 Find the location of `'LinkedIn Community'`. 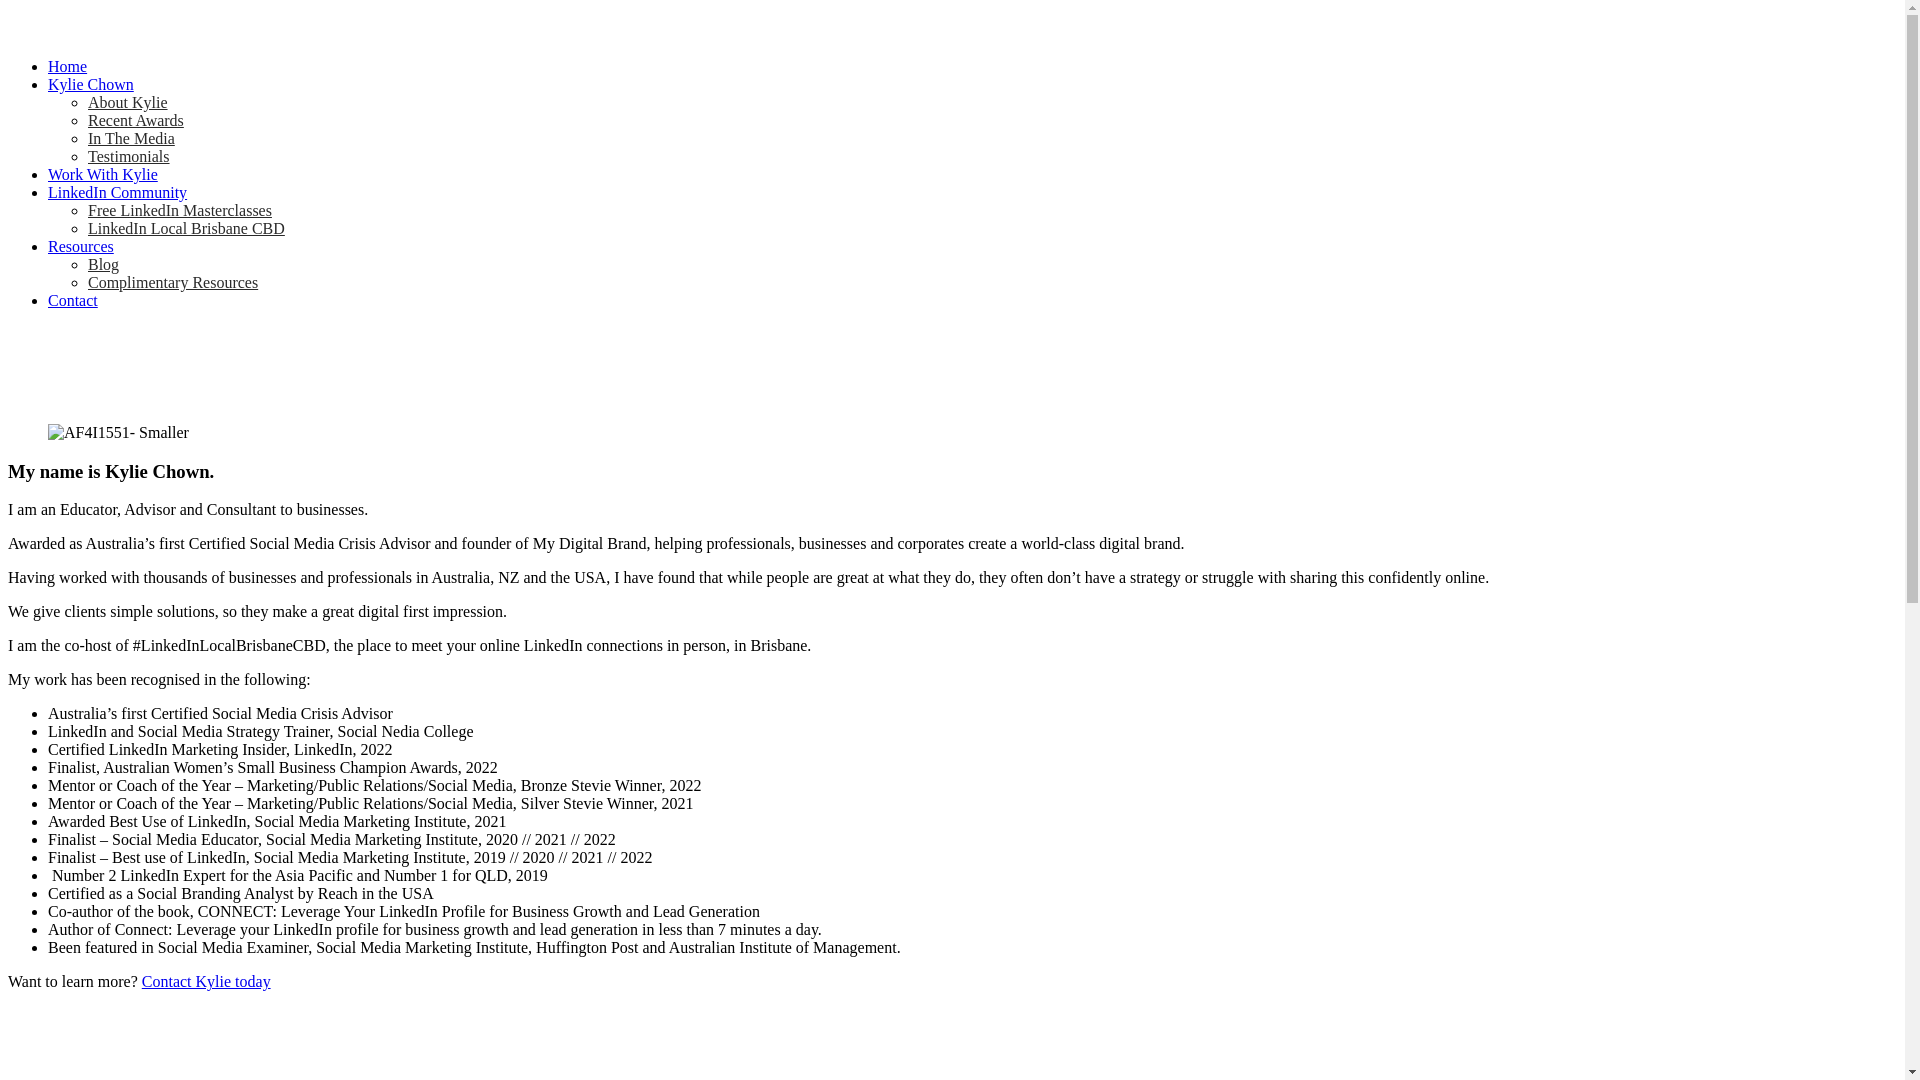

'LinkedIn Community' is located at coordinates (48, 192).